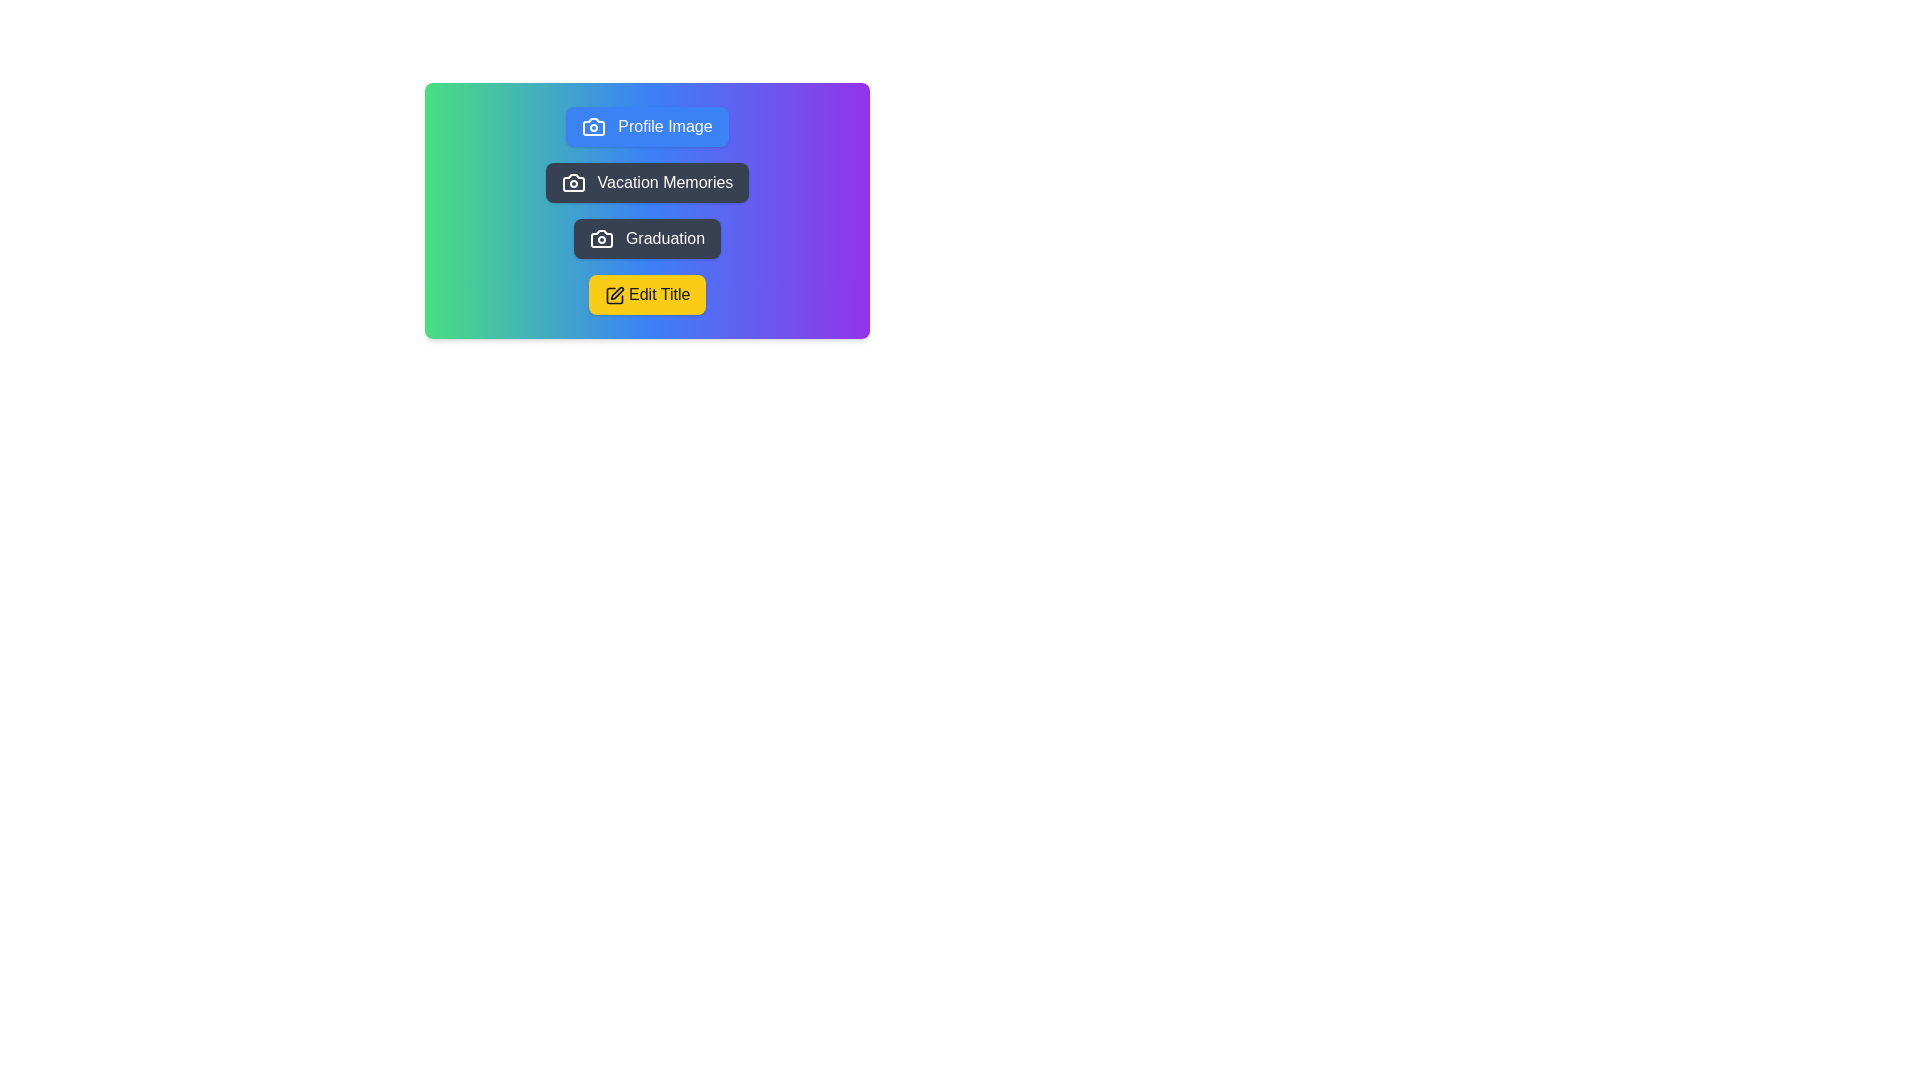 The width and height of the screenshot is (1920, 1080). What do you see at coordinates (647, 294) in the screenshot?
I see `the 'Edit Title' button, which is a yellow rectangular button with rounded corners located below the 'Graduation' button` at bounding box center [647, 294].